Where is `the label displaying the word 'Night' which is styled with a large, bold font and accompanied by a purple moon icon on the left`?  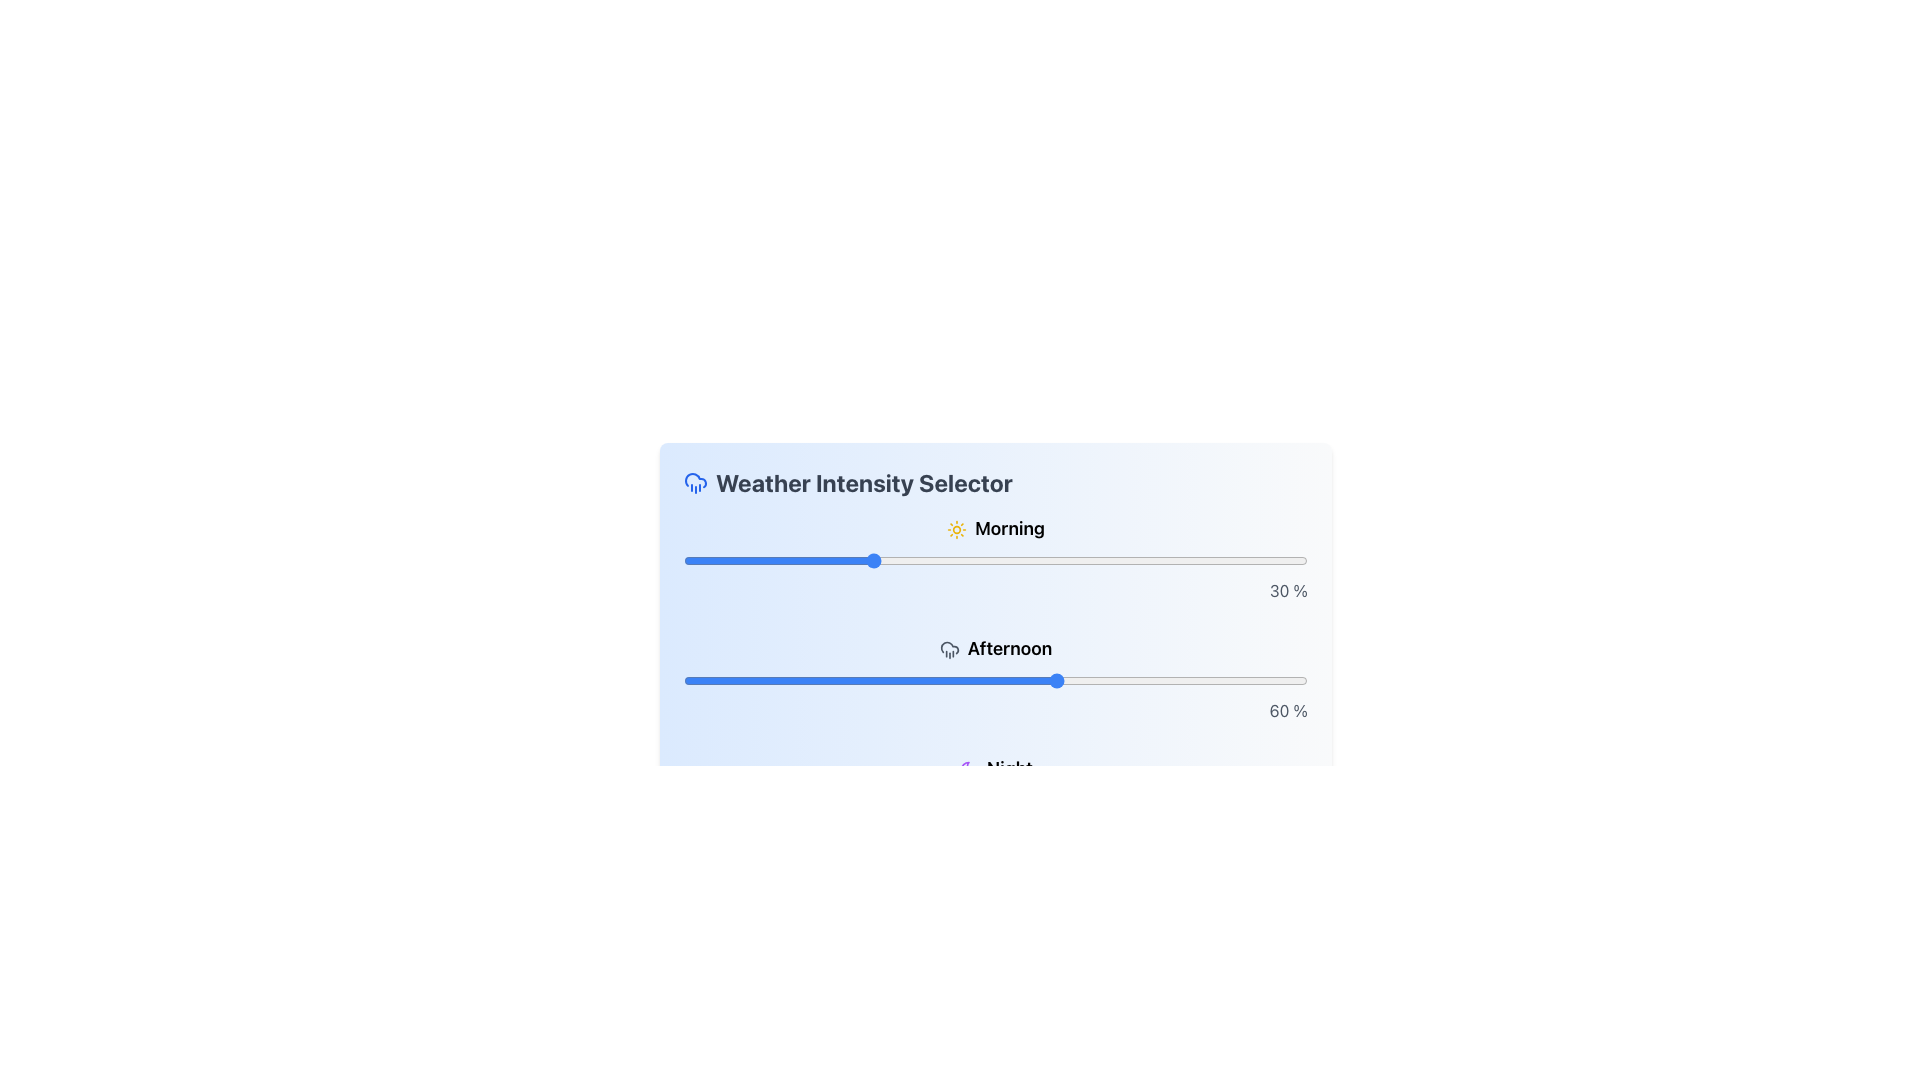 the label displaying the word 'Night' which is styled with a large, bold font and accompanied by a purple moon icon on the left is located at coordinates (996, 767).